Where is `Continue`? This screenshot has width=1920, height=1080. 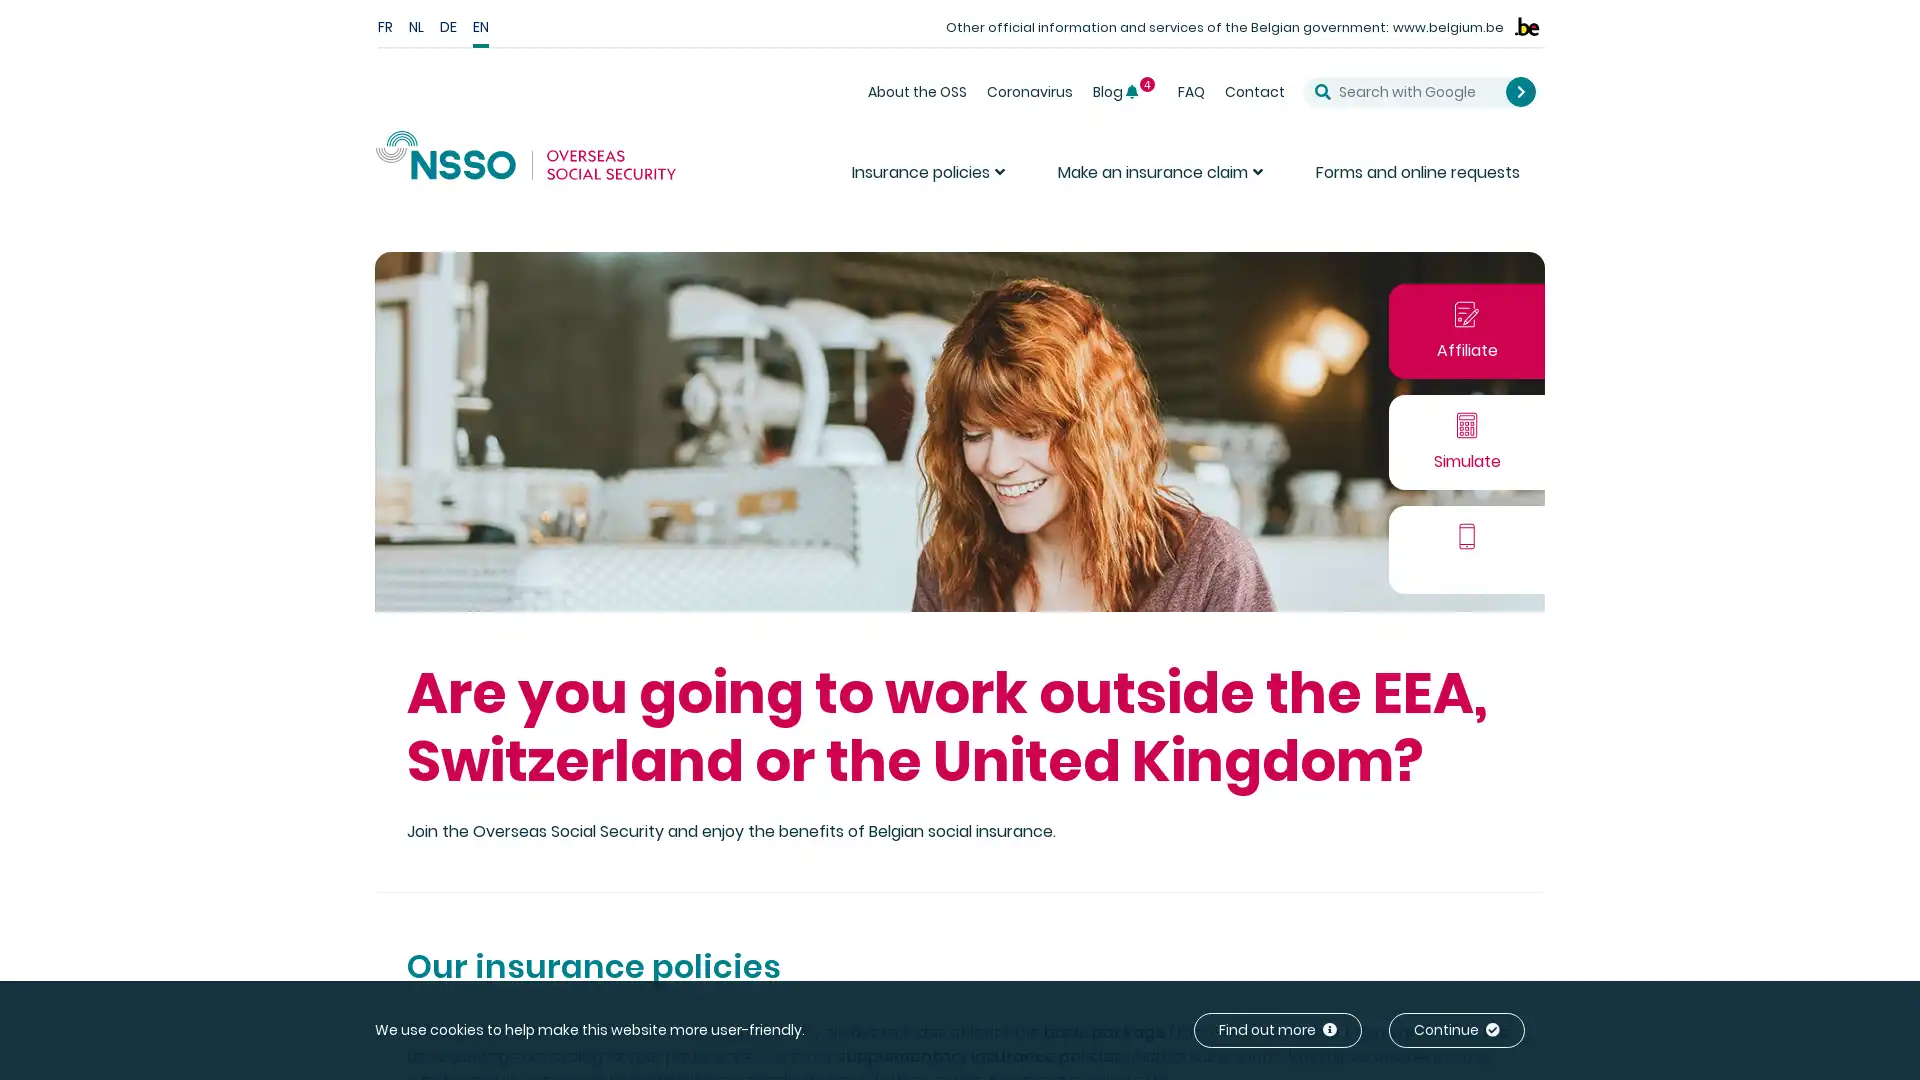
Continue is located at coordinates (1457, 1030).